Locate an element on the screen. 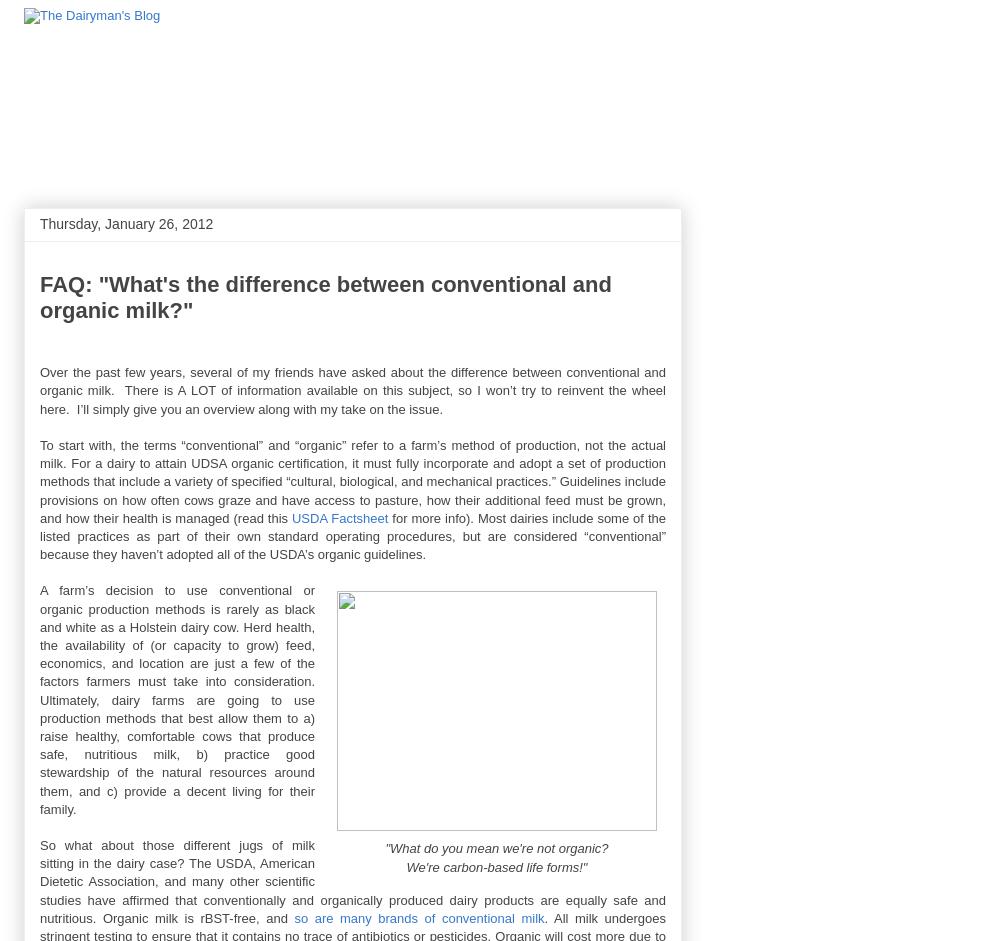 This screenshot has width=998, height=941. 'Over the past few years, several of my friends have asked about the difference between conventional and organic milk.  There is A LOT of information available on
this subject, so I won’t try to reinvent the wheel here.  I’ll simply give you an overview along with my take on the issue.' is located at coordinates (351, 389).